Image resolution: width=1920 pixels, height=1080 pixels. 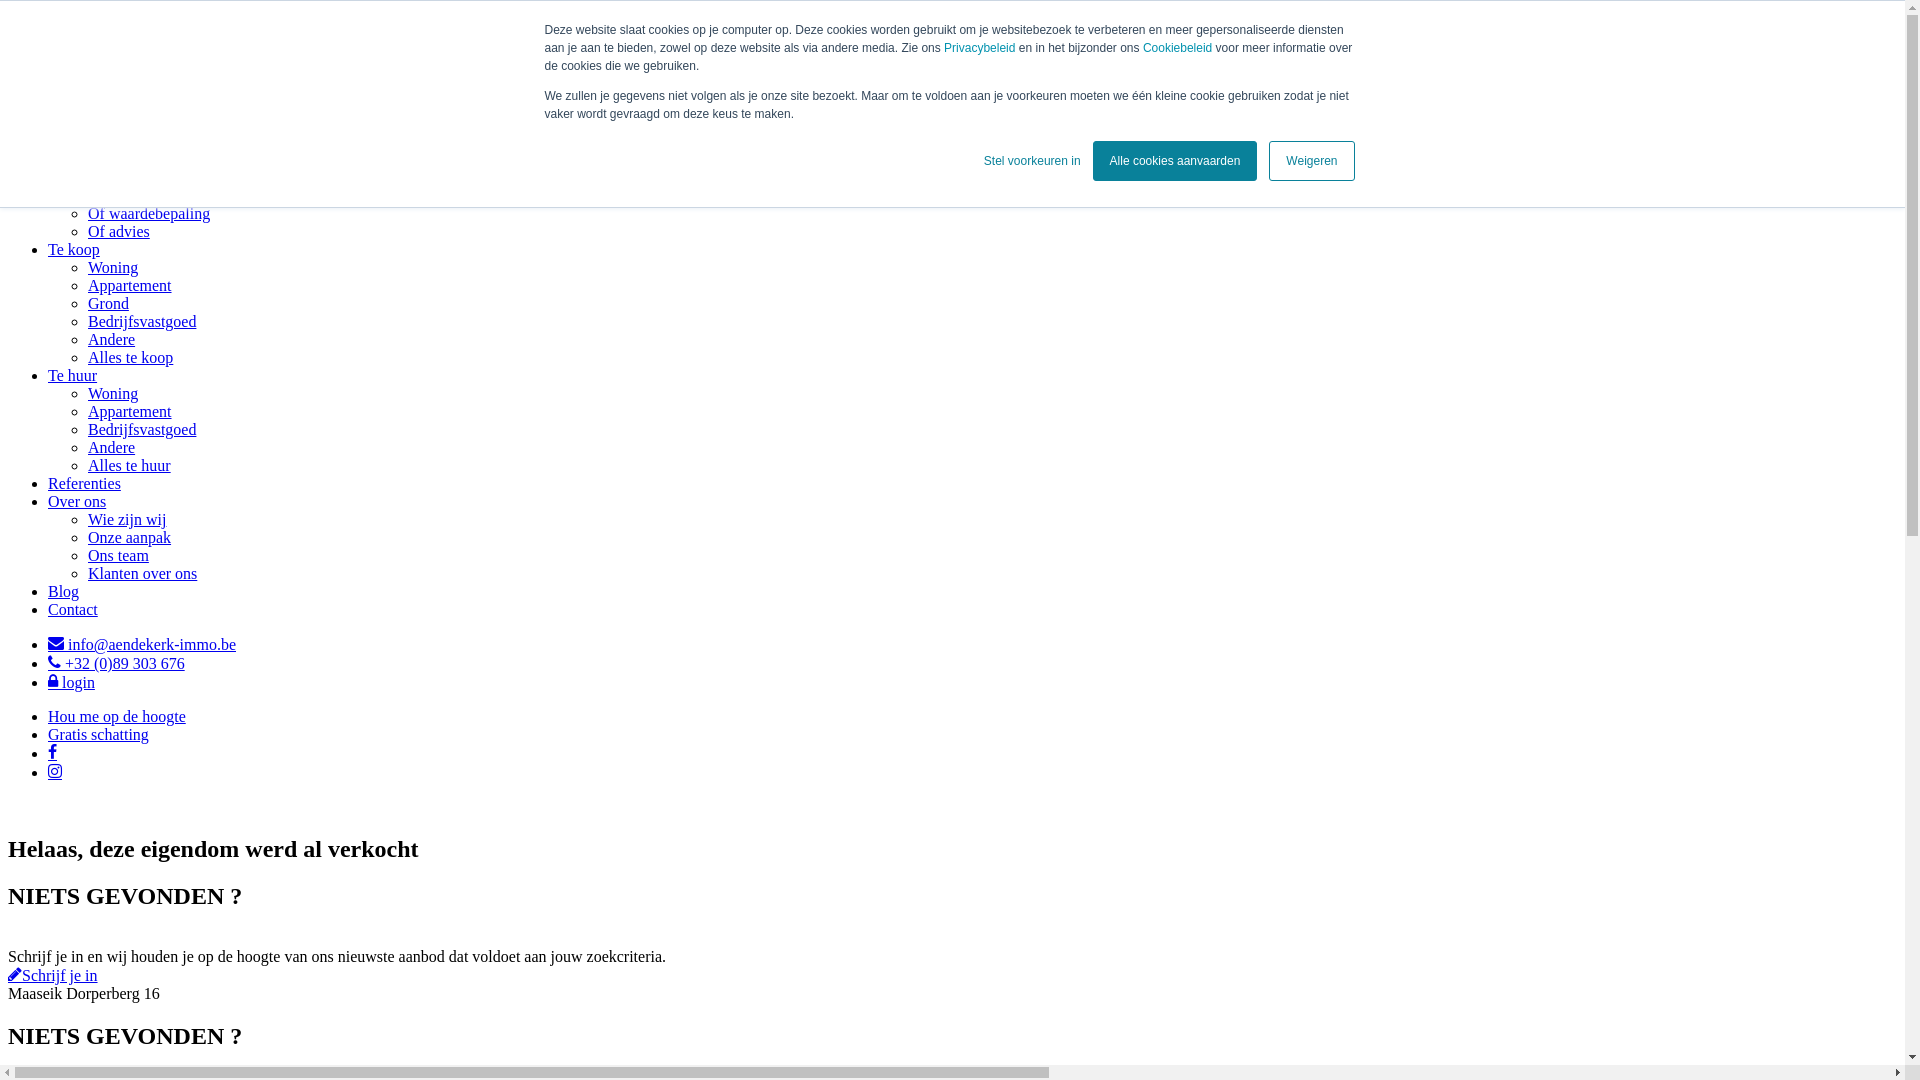 I want to click on 'Gratis schatting', so click(x=48, y=734).